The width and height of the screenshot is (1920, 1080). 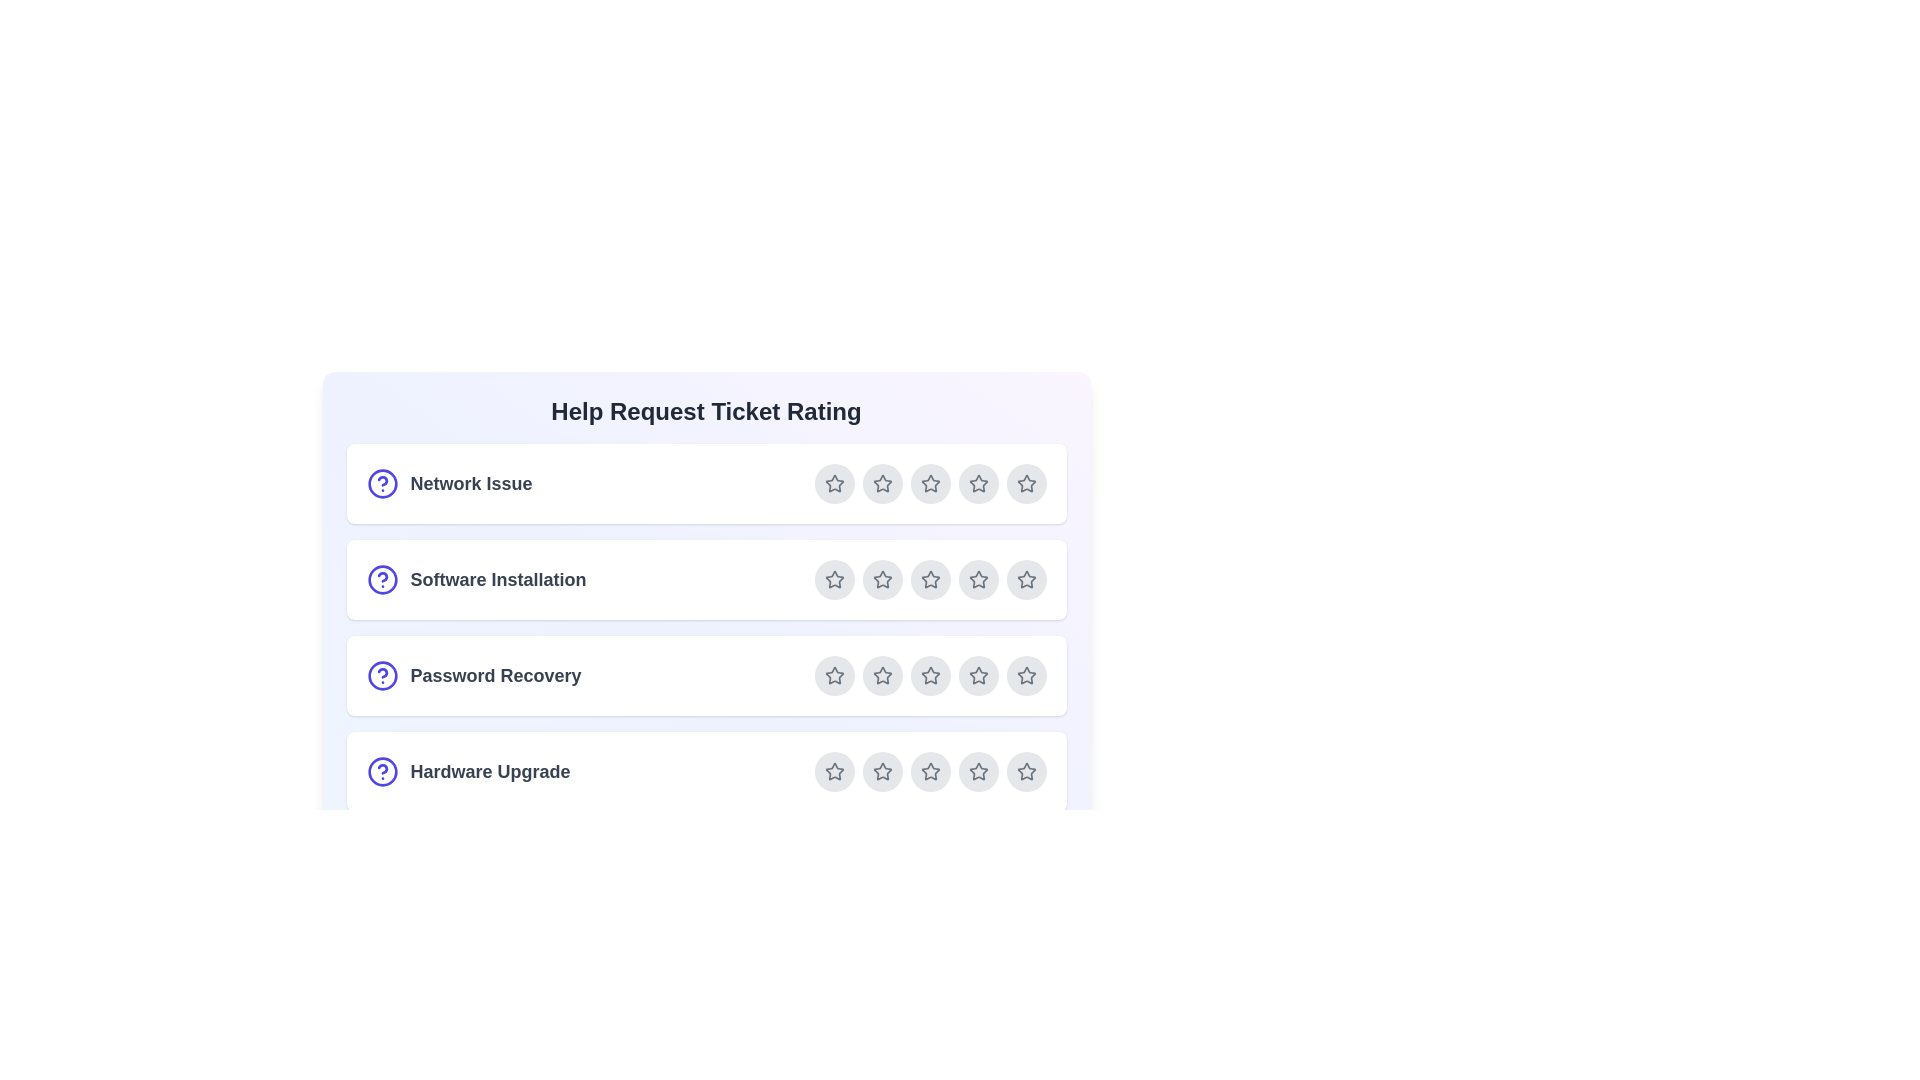 I want to click on the star corresponding to 4 for the ticket Software Installation, so click(x=978, y=579).